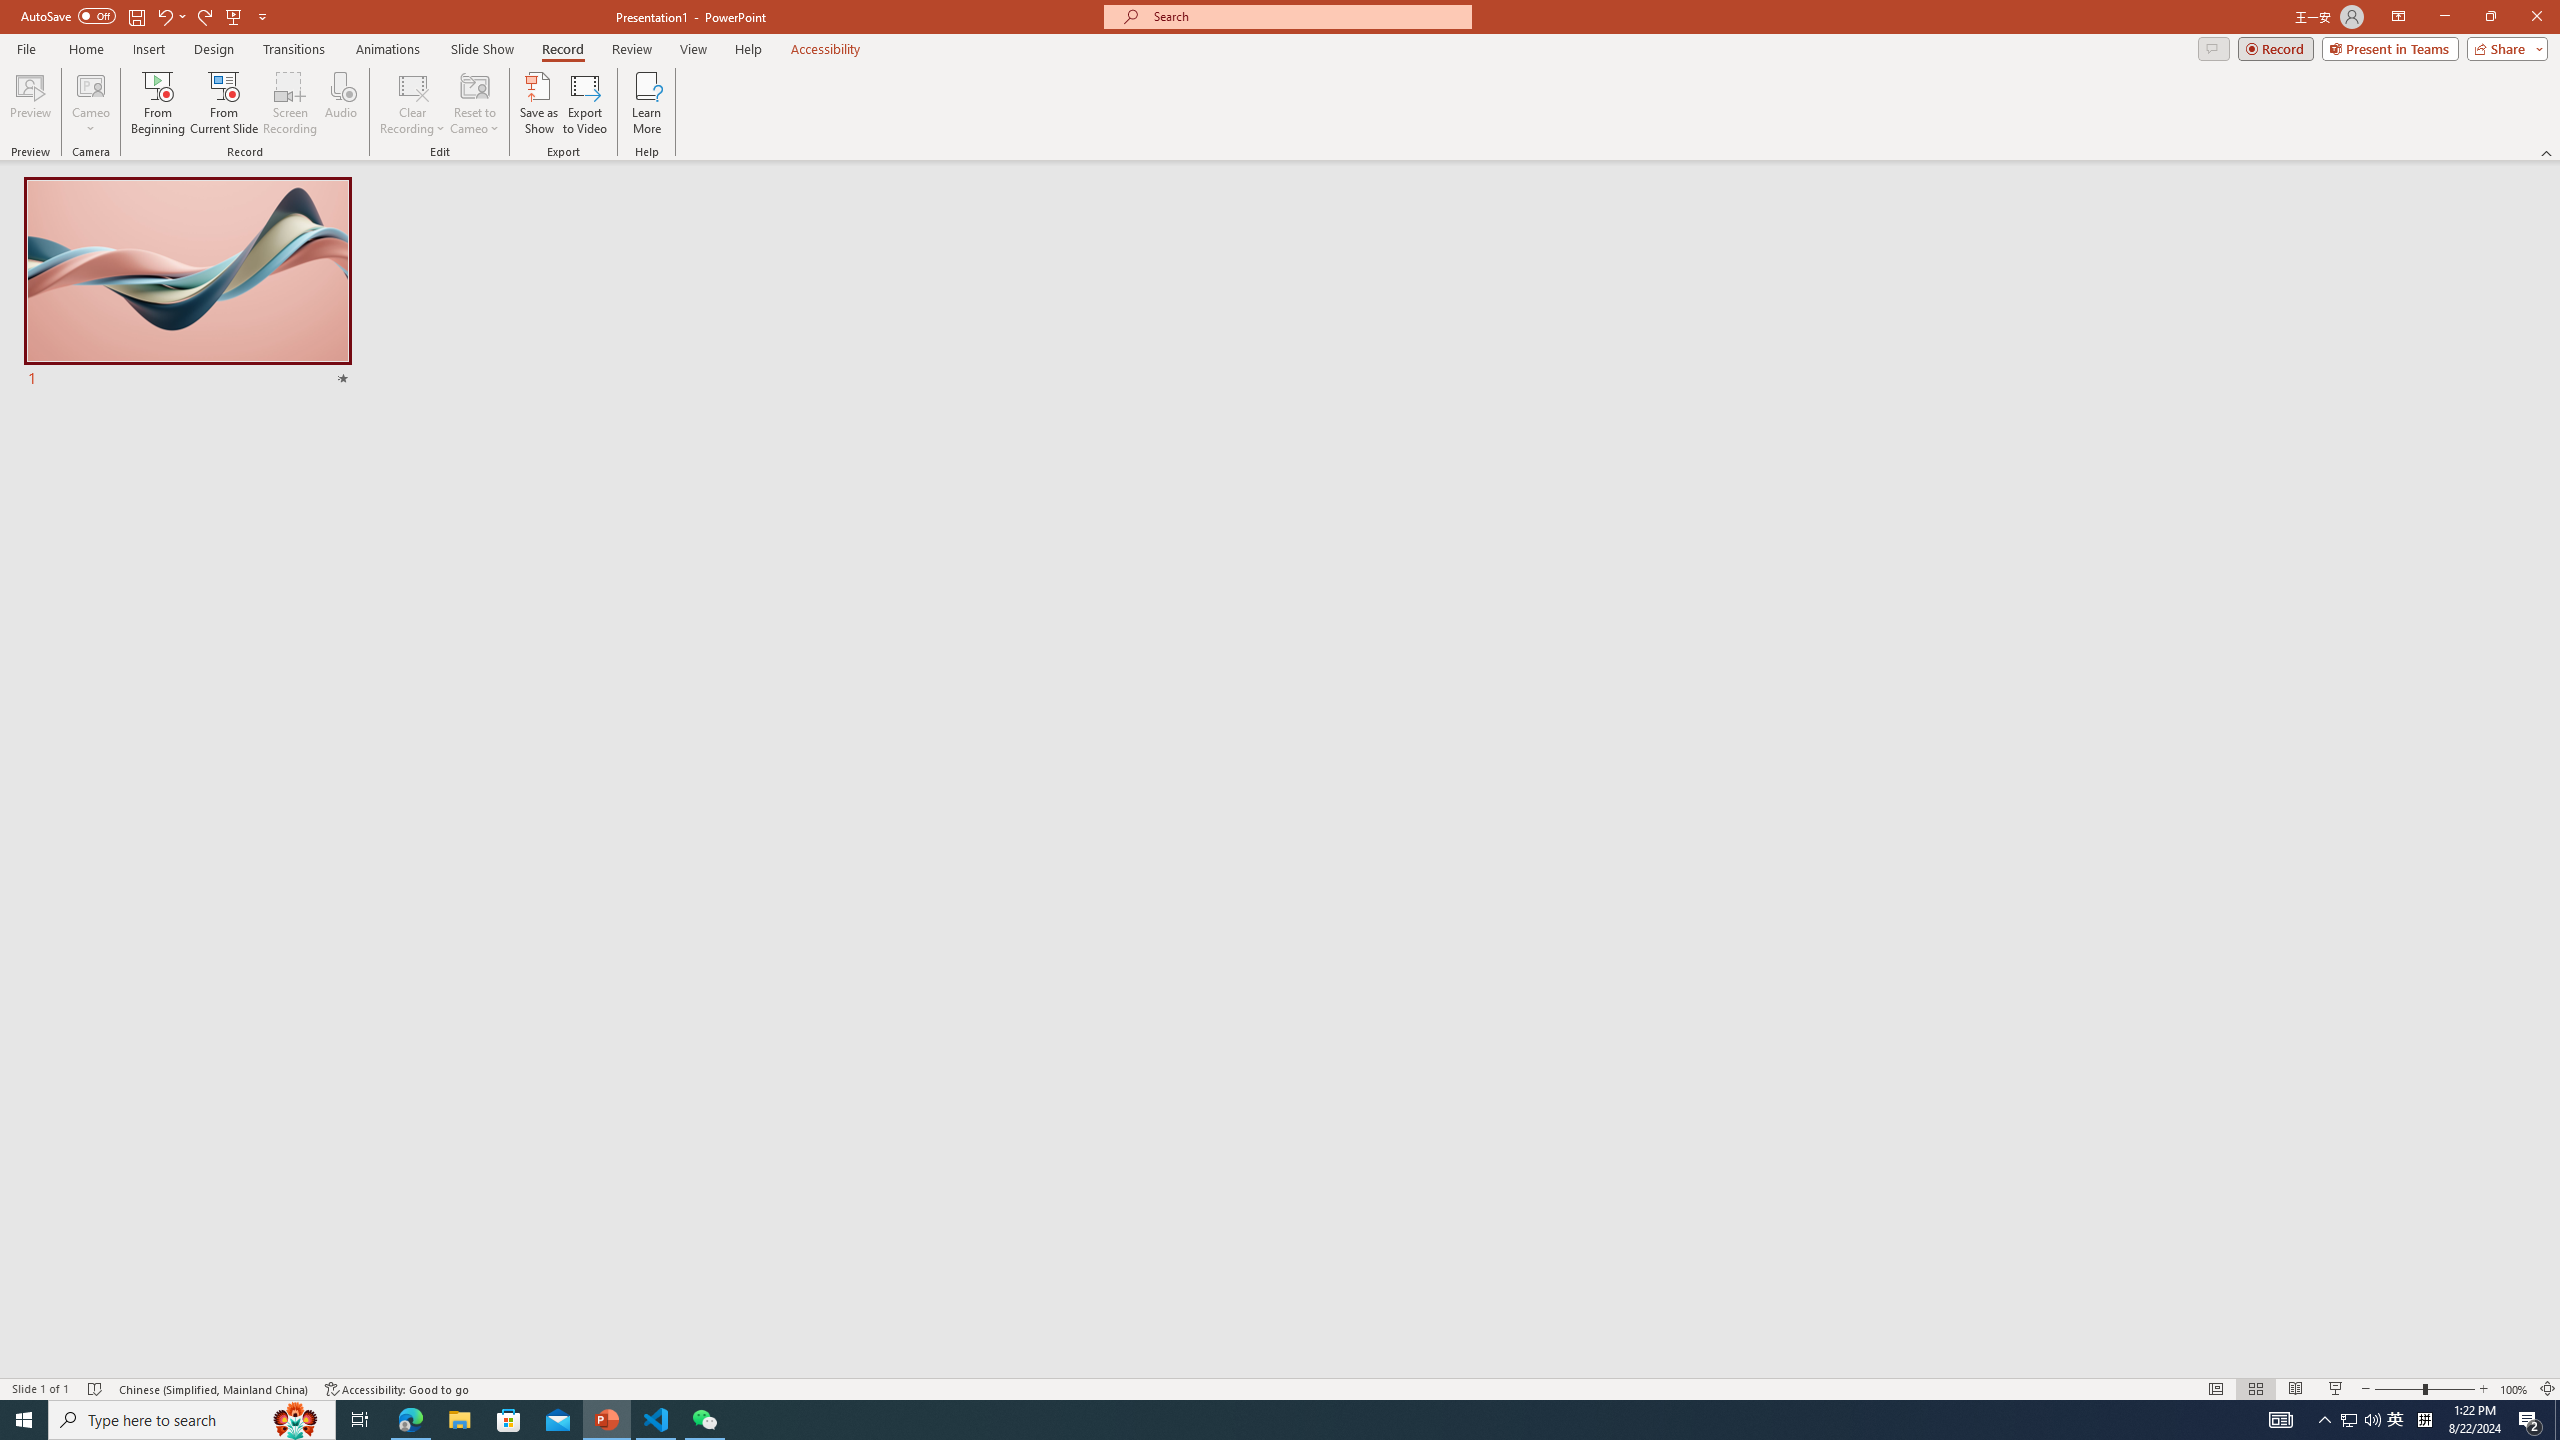 The height and width of the screenshot is (1440, 2560). I want to click on 'Zoom 100%', so click(2515, 1389).